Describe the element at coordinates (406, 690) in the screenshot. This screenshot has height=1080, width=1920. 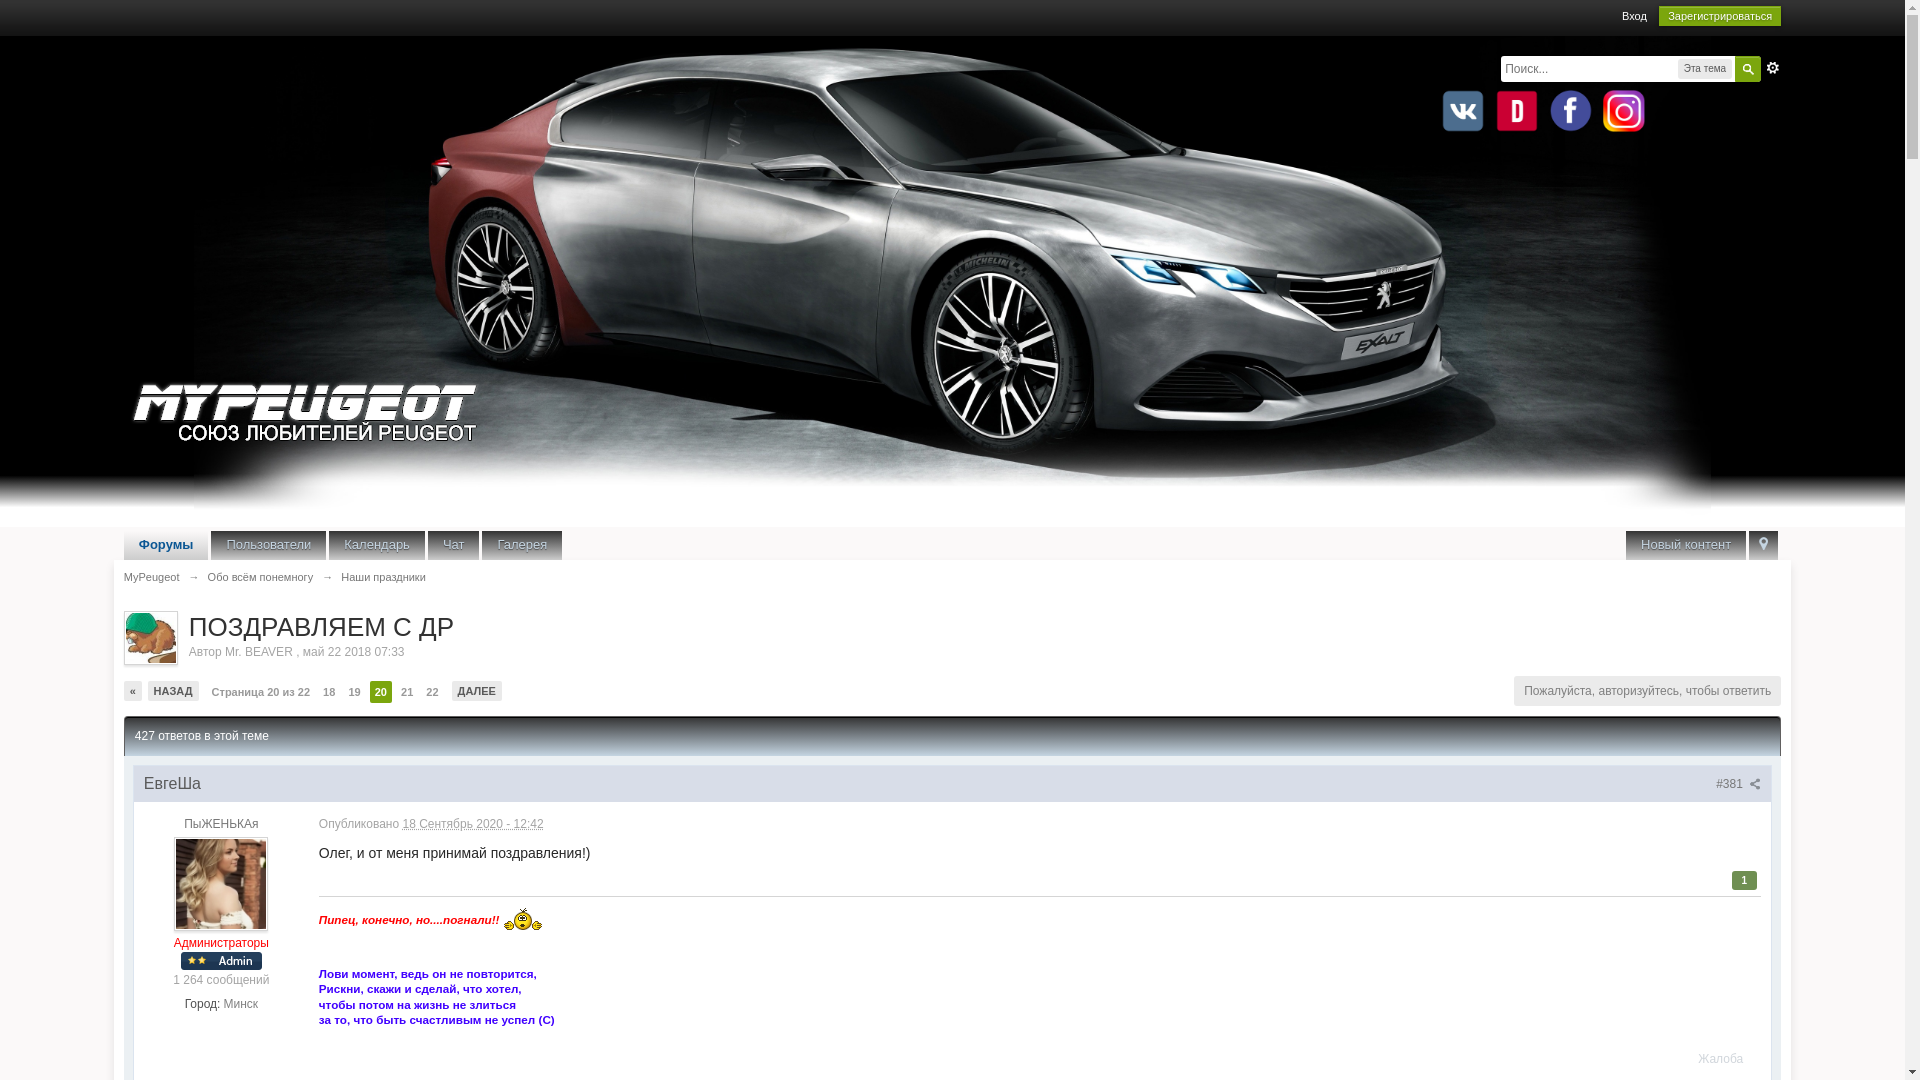
I see `'21'` at that location.